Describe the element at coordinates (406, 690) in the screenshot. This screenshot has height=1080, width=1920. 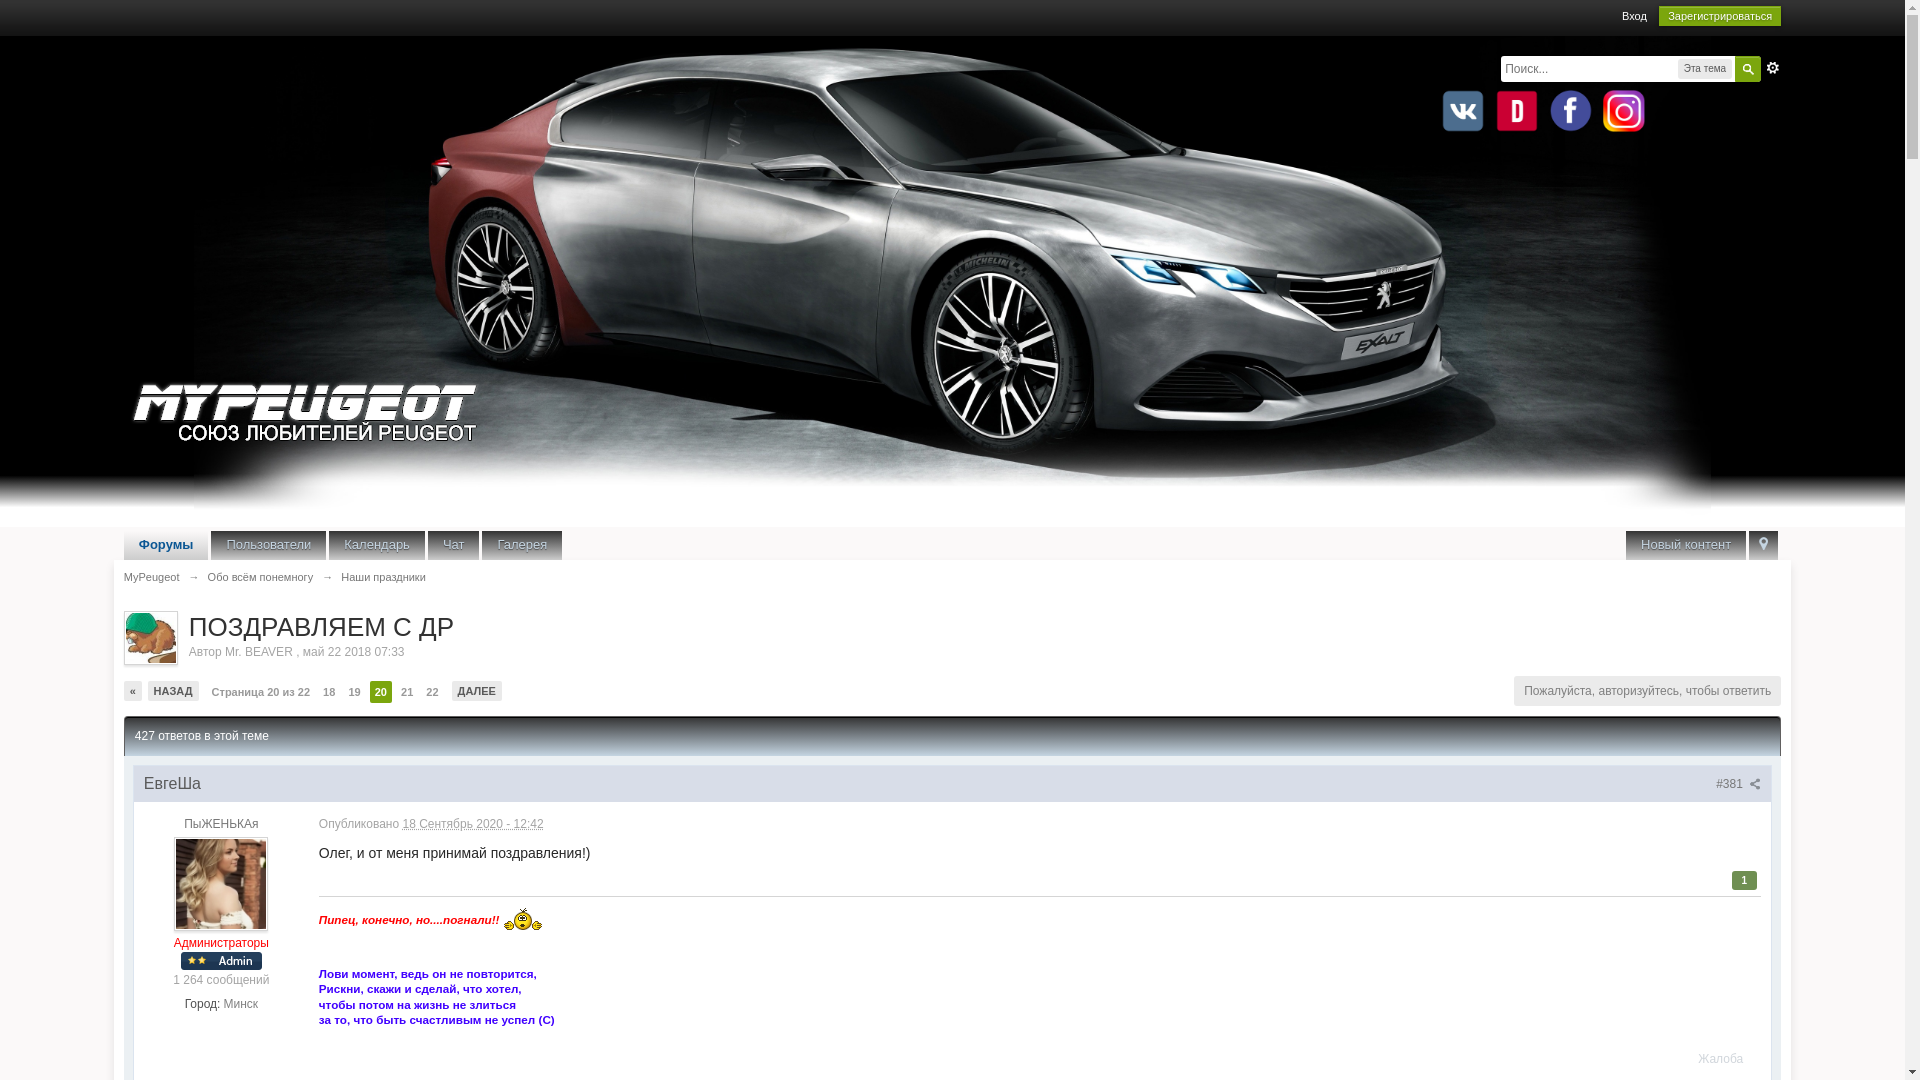
I see `'21'` at that location.